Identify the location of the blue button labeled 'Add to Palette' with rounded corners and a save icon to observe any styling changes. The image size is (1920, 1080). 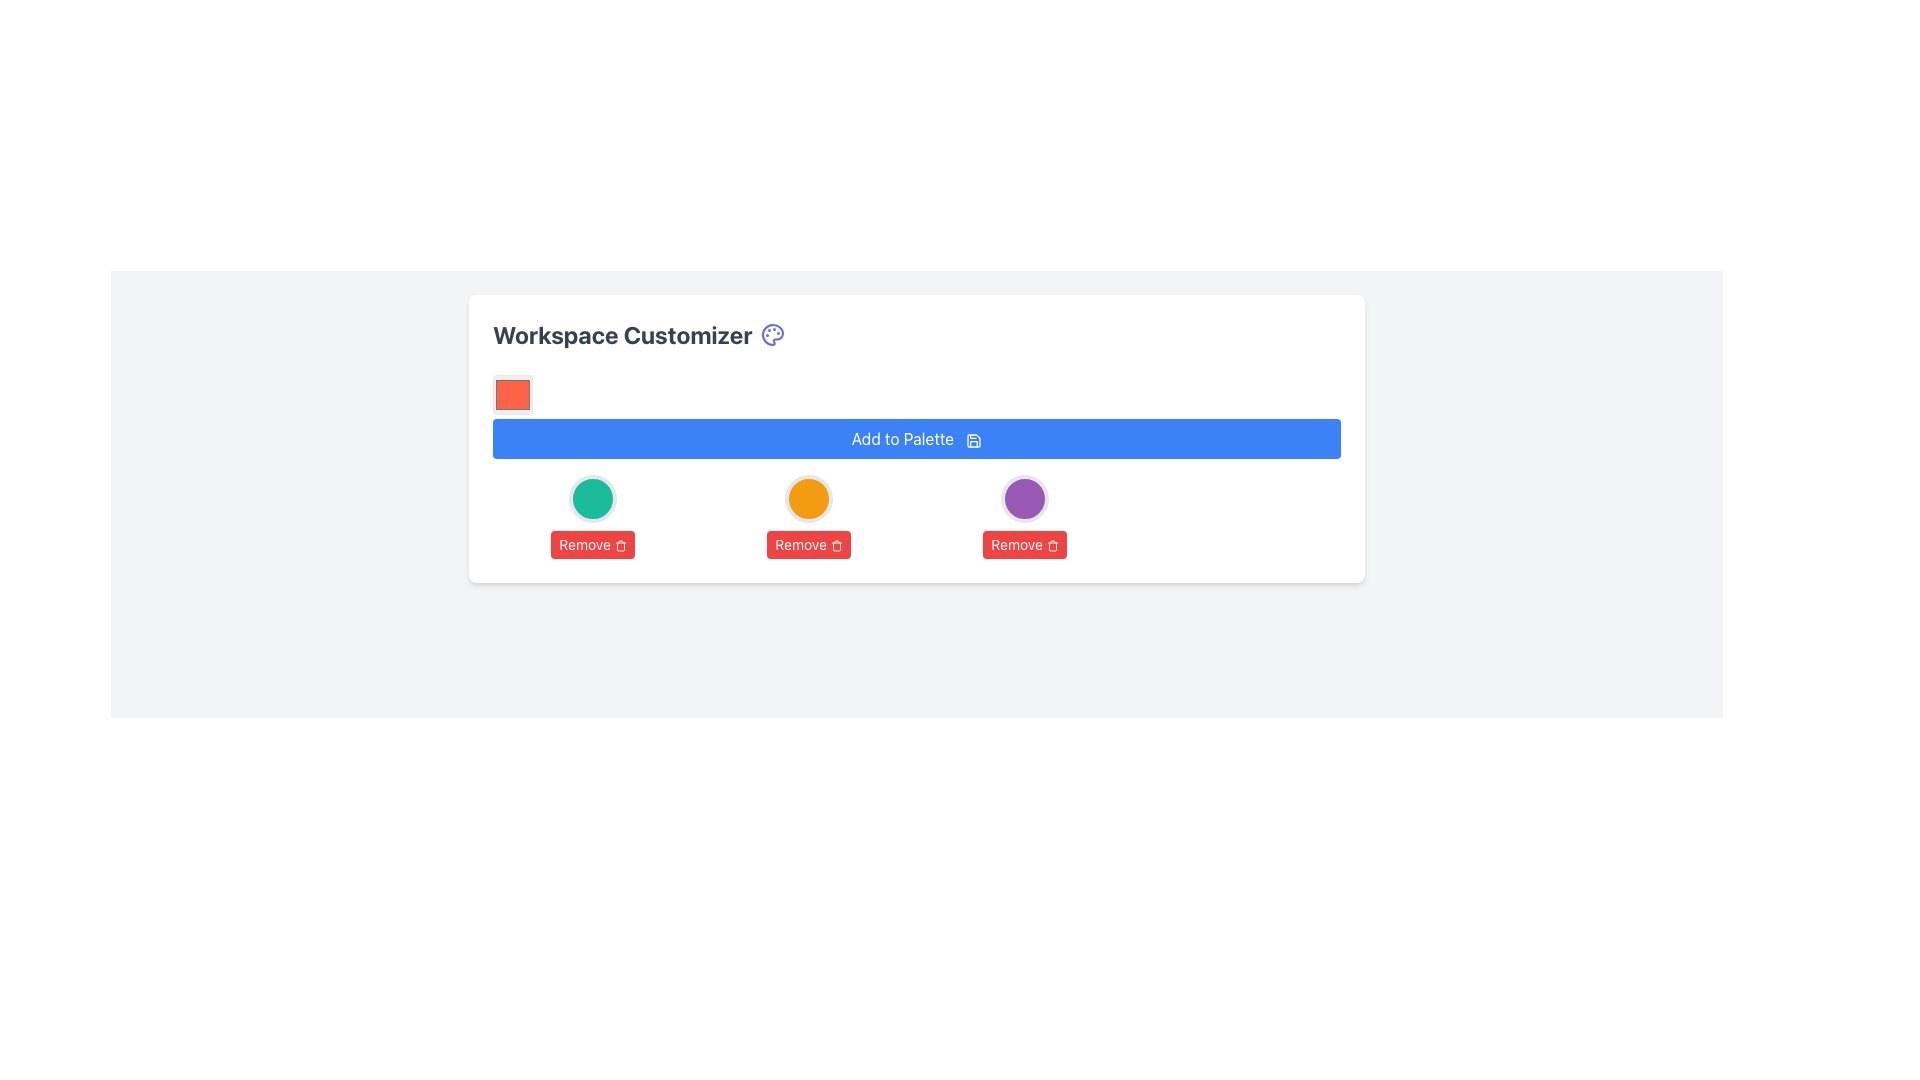
(915, 415).